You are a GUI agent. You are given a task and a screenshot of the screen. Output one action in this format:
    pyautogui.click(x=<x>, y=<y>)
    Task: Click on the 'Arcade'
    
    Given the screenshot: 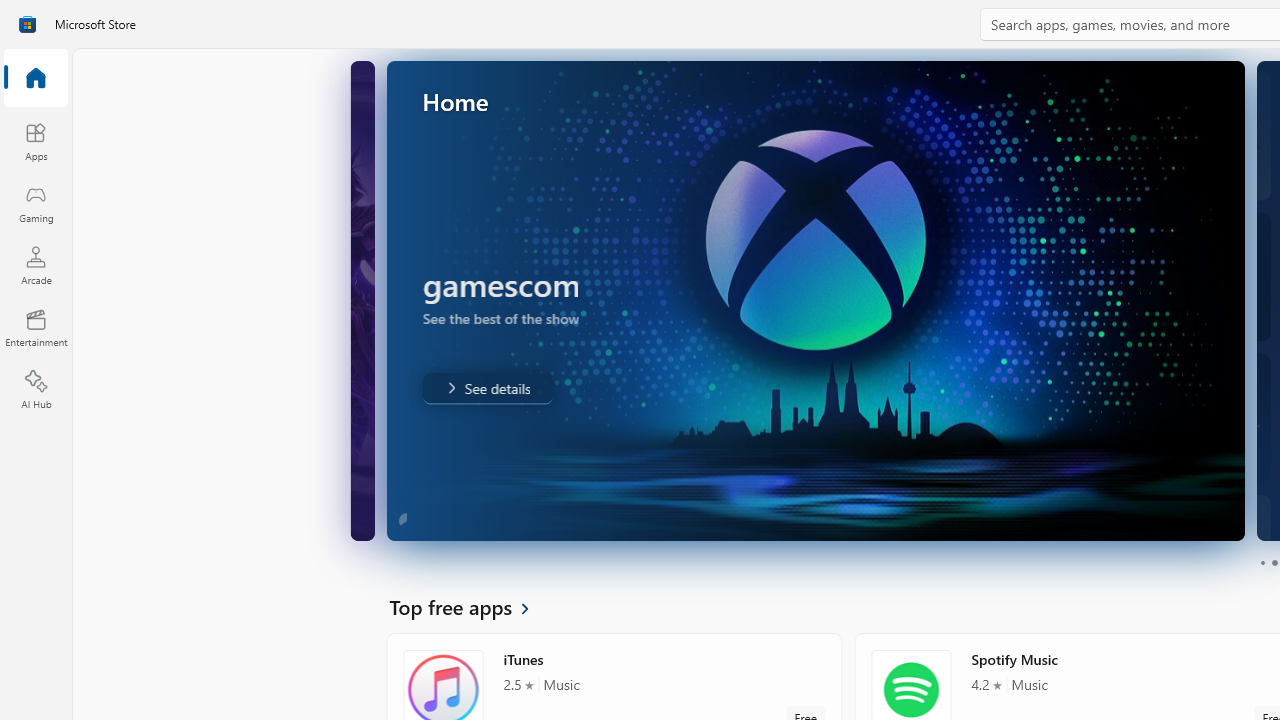 What is the action you would take?
    pyautogui.click(x=35, y=264)
    